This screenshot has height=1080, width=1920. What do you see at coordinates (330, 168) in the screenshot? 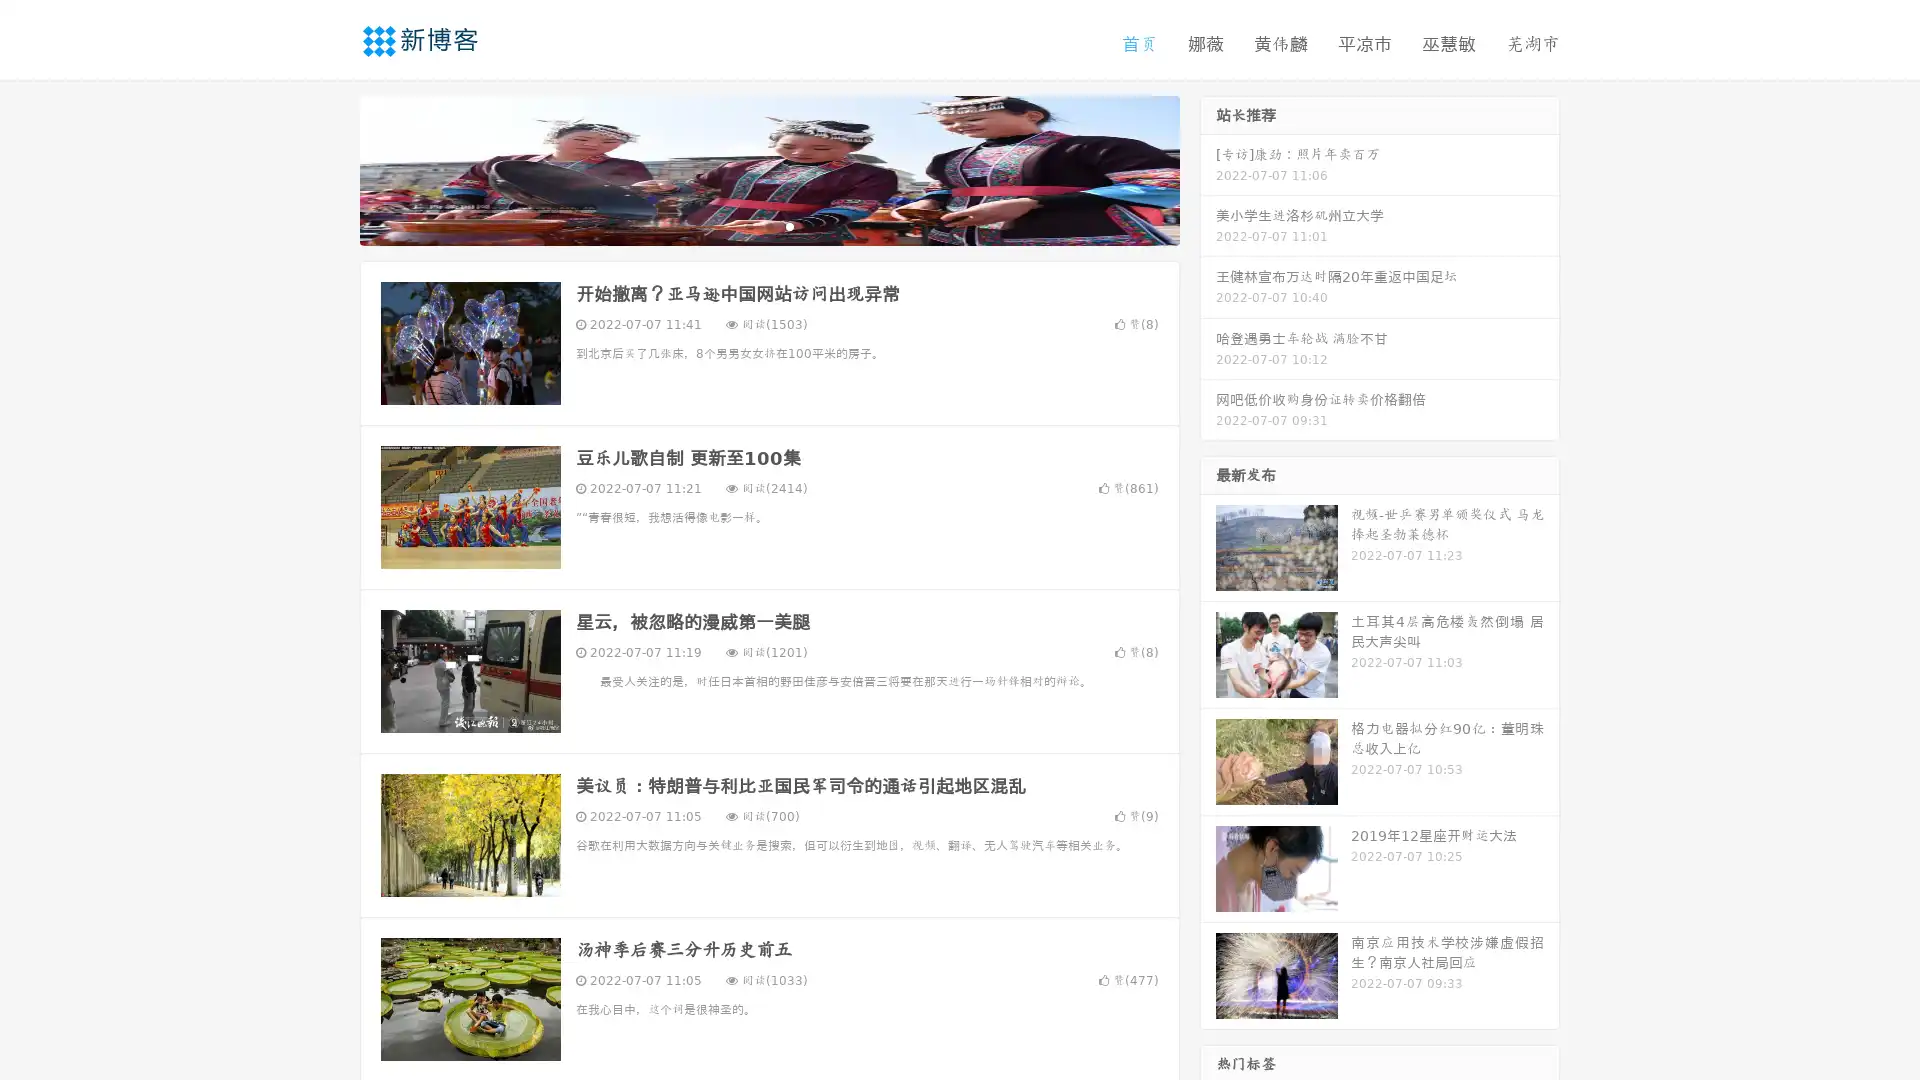
I see `Previous slide` at bounding box center [330, 168].